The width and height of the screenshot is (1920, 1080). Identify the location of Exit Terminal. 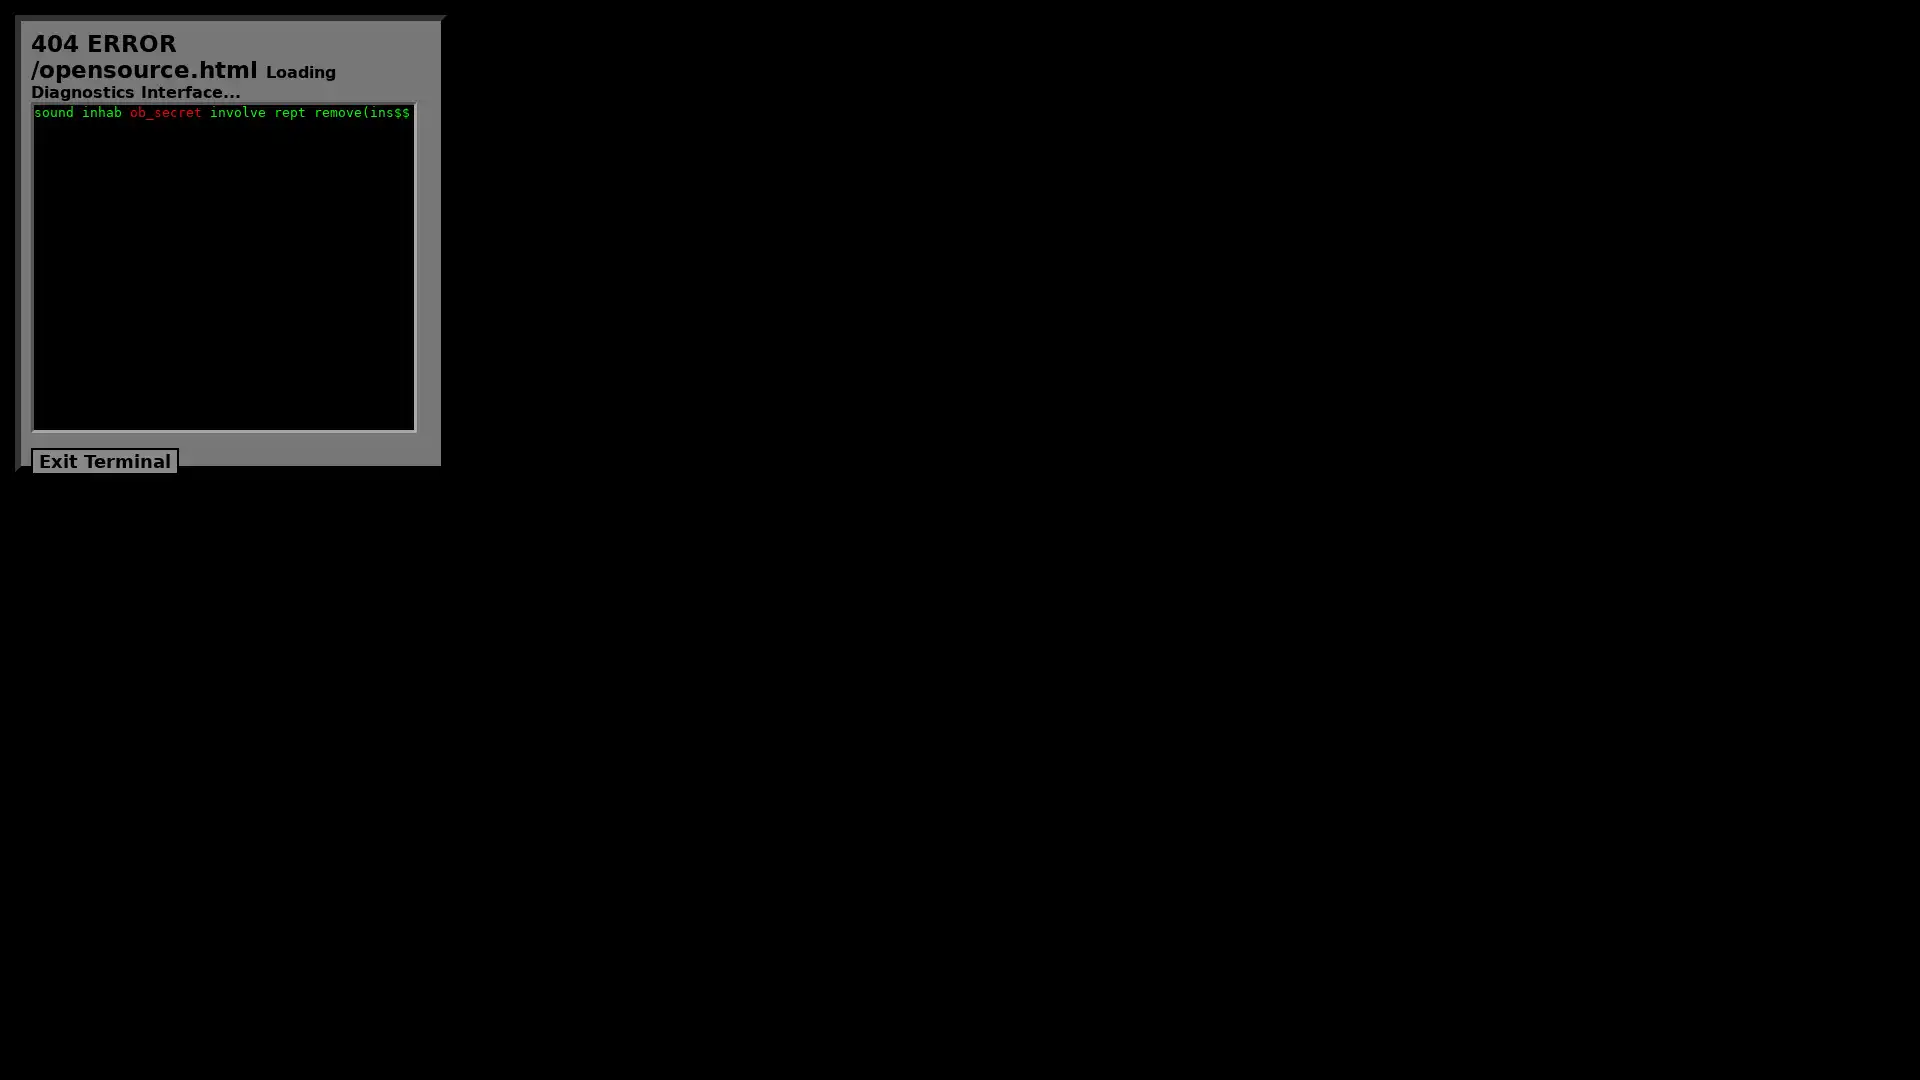
(104, 461).